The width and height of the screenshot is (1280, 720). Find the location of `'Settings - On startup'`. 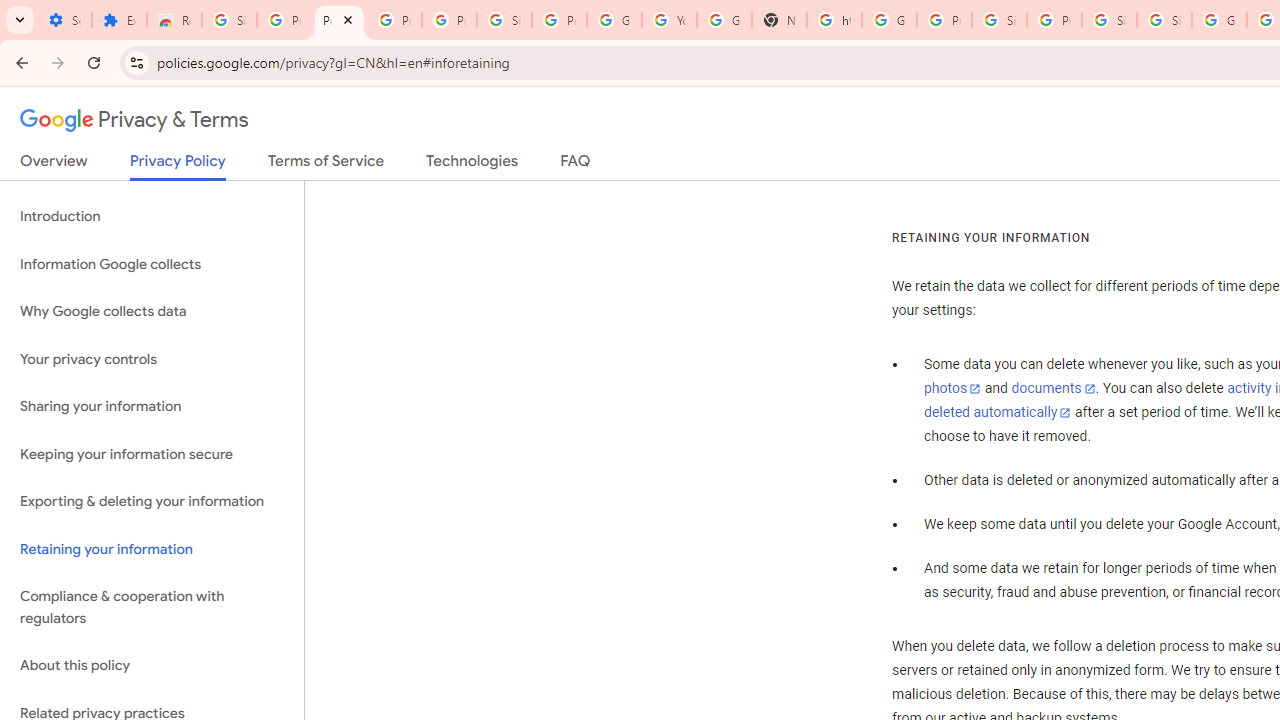

'Settings - On startup' is located at coordinates (64, 20).